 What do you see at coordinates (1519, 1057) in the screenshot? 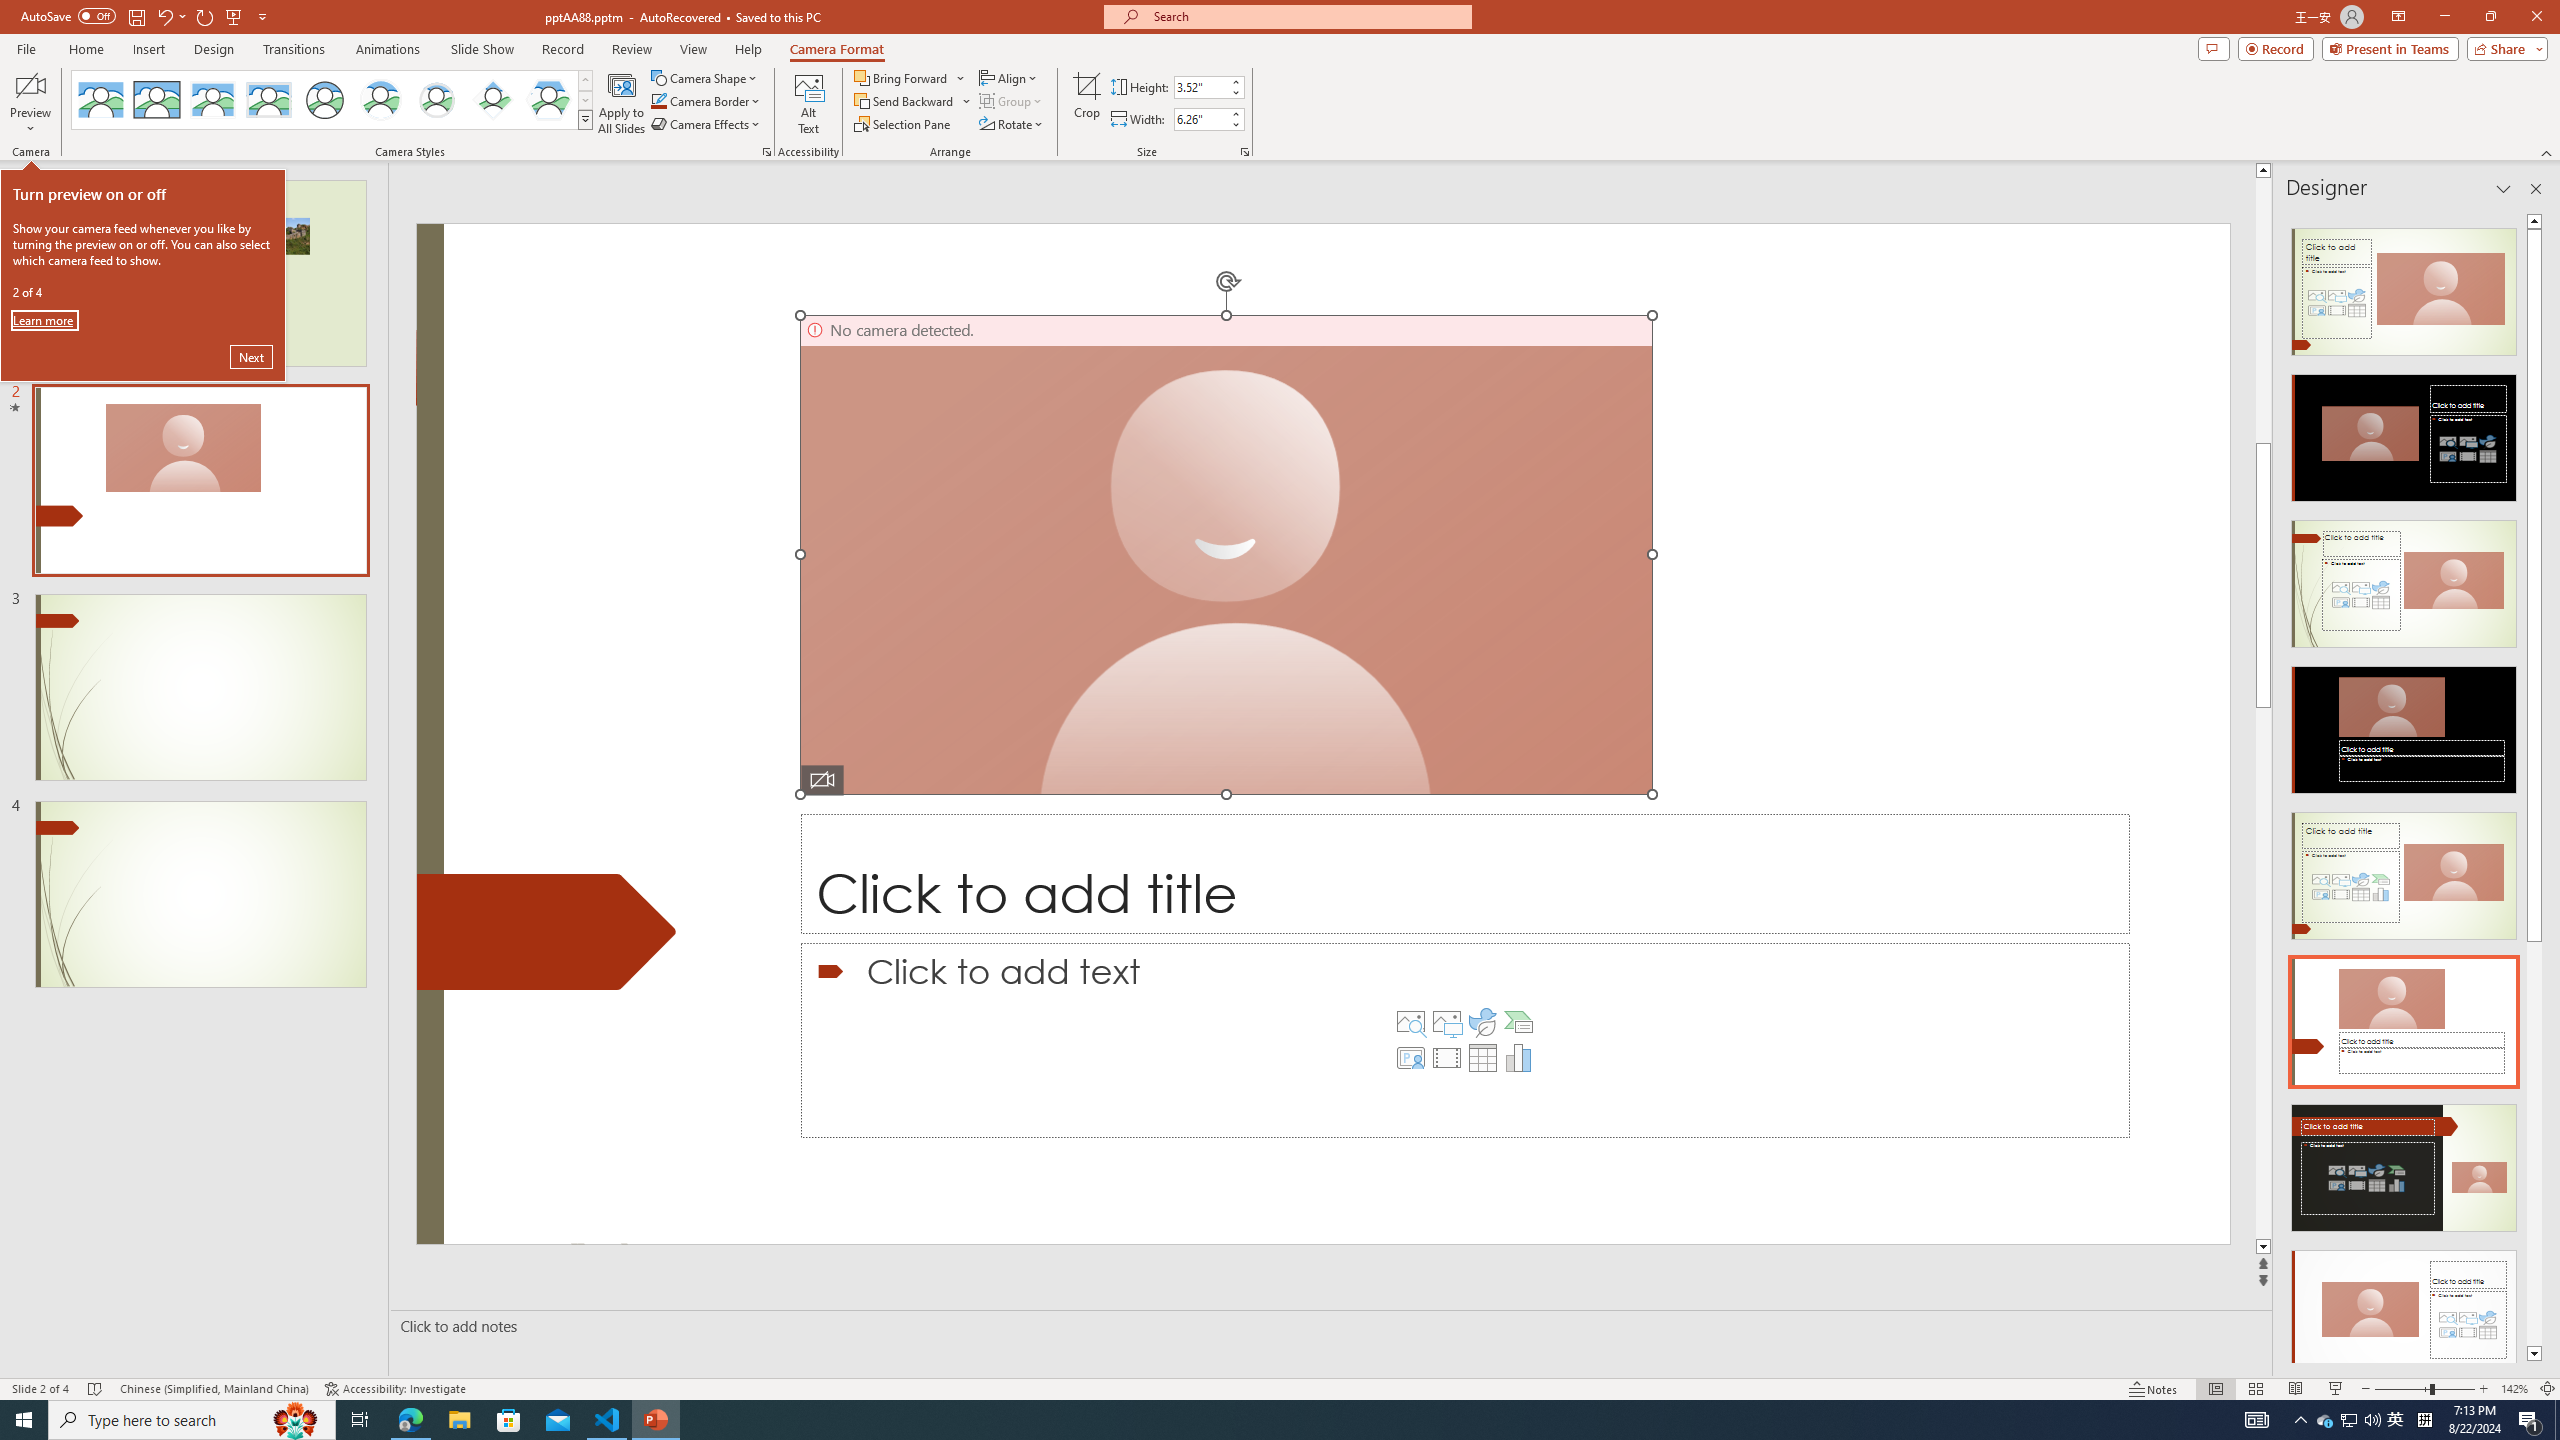
I see `'Insert Chart'` at bounding box center [1519, 1057].